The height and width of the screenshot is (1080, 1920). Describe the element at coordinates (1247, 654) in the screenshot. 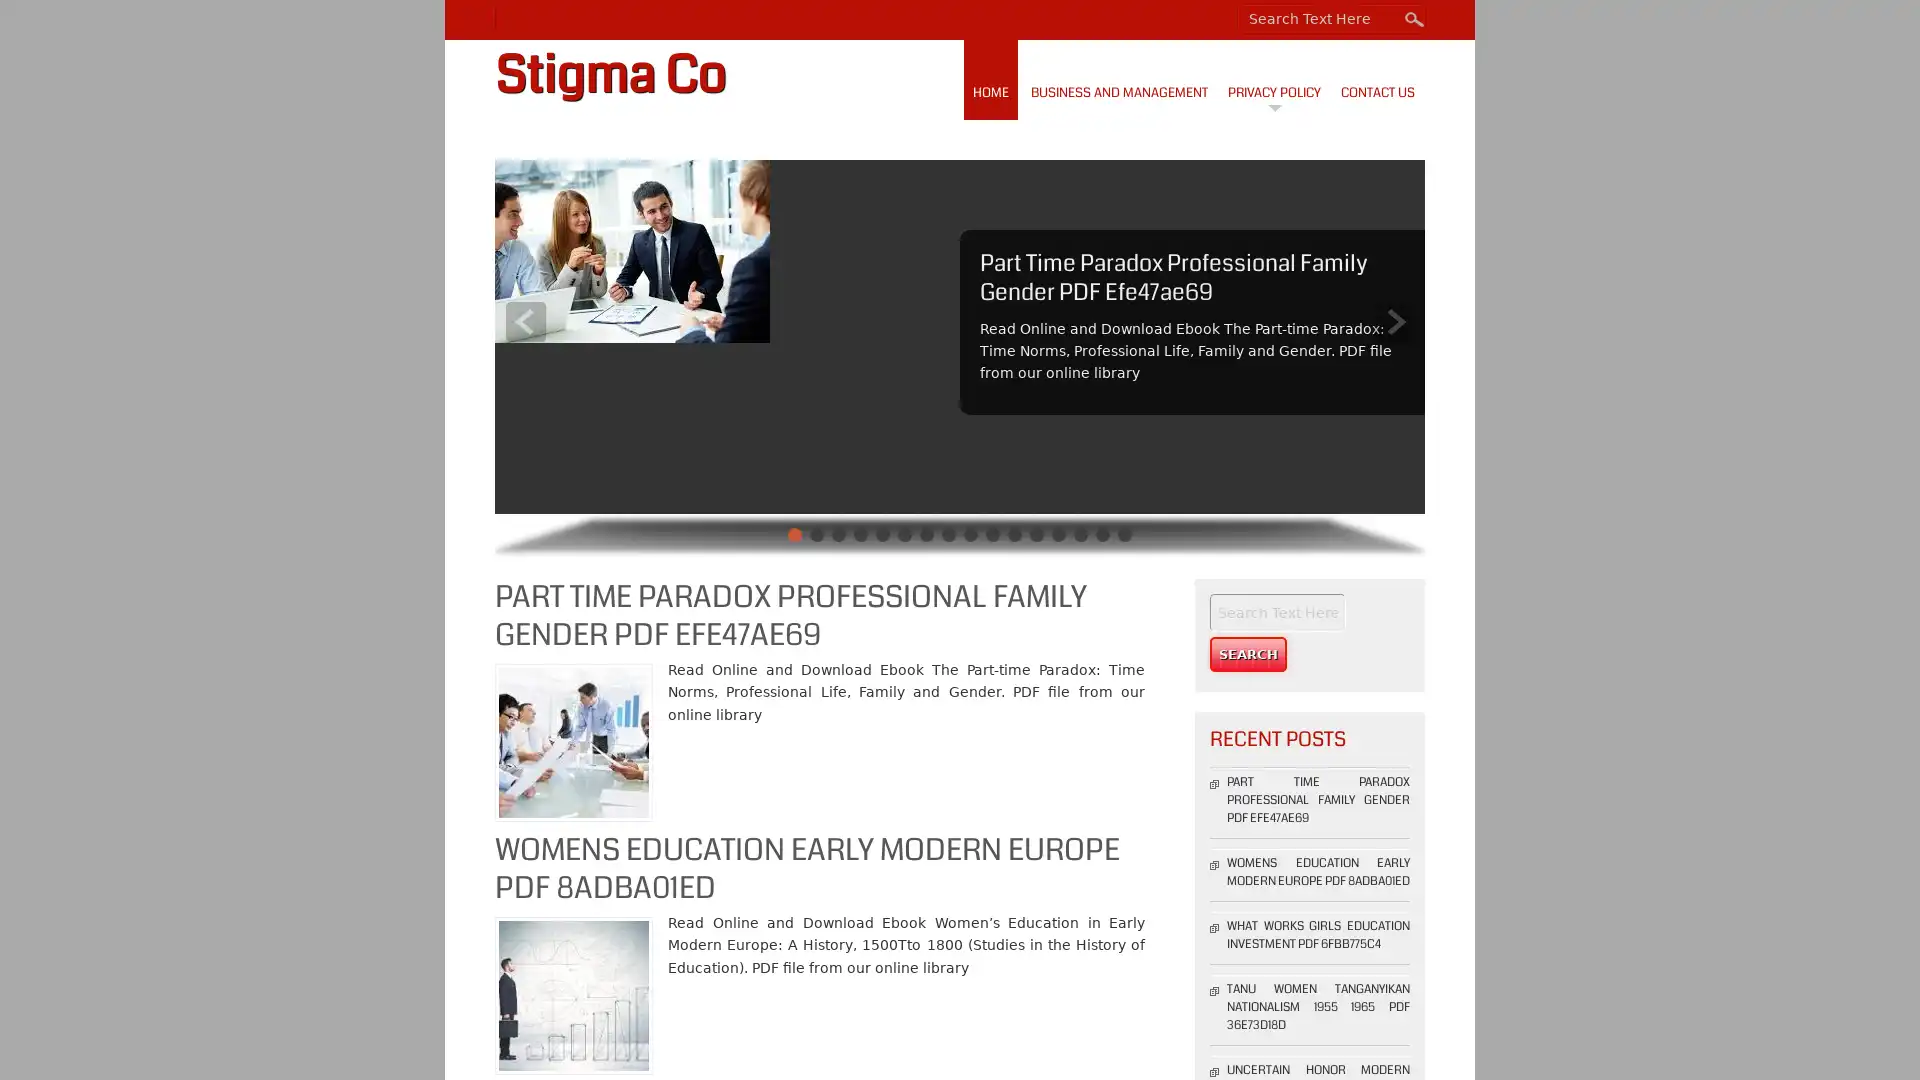

I see `Search` at that location.